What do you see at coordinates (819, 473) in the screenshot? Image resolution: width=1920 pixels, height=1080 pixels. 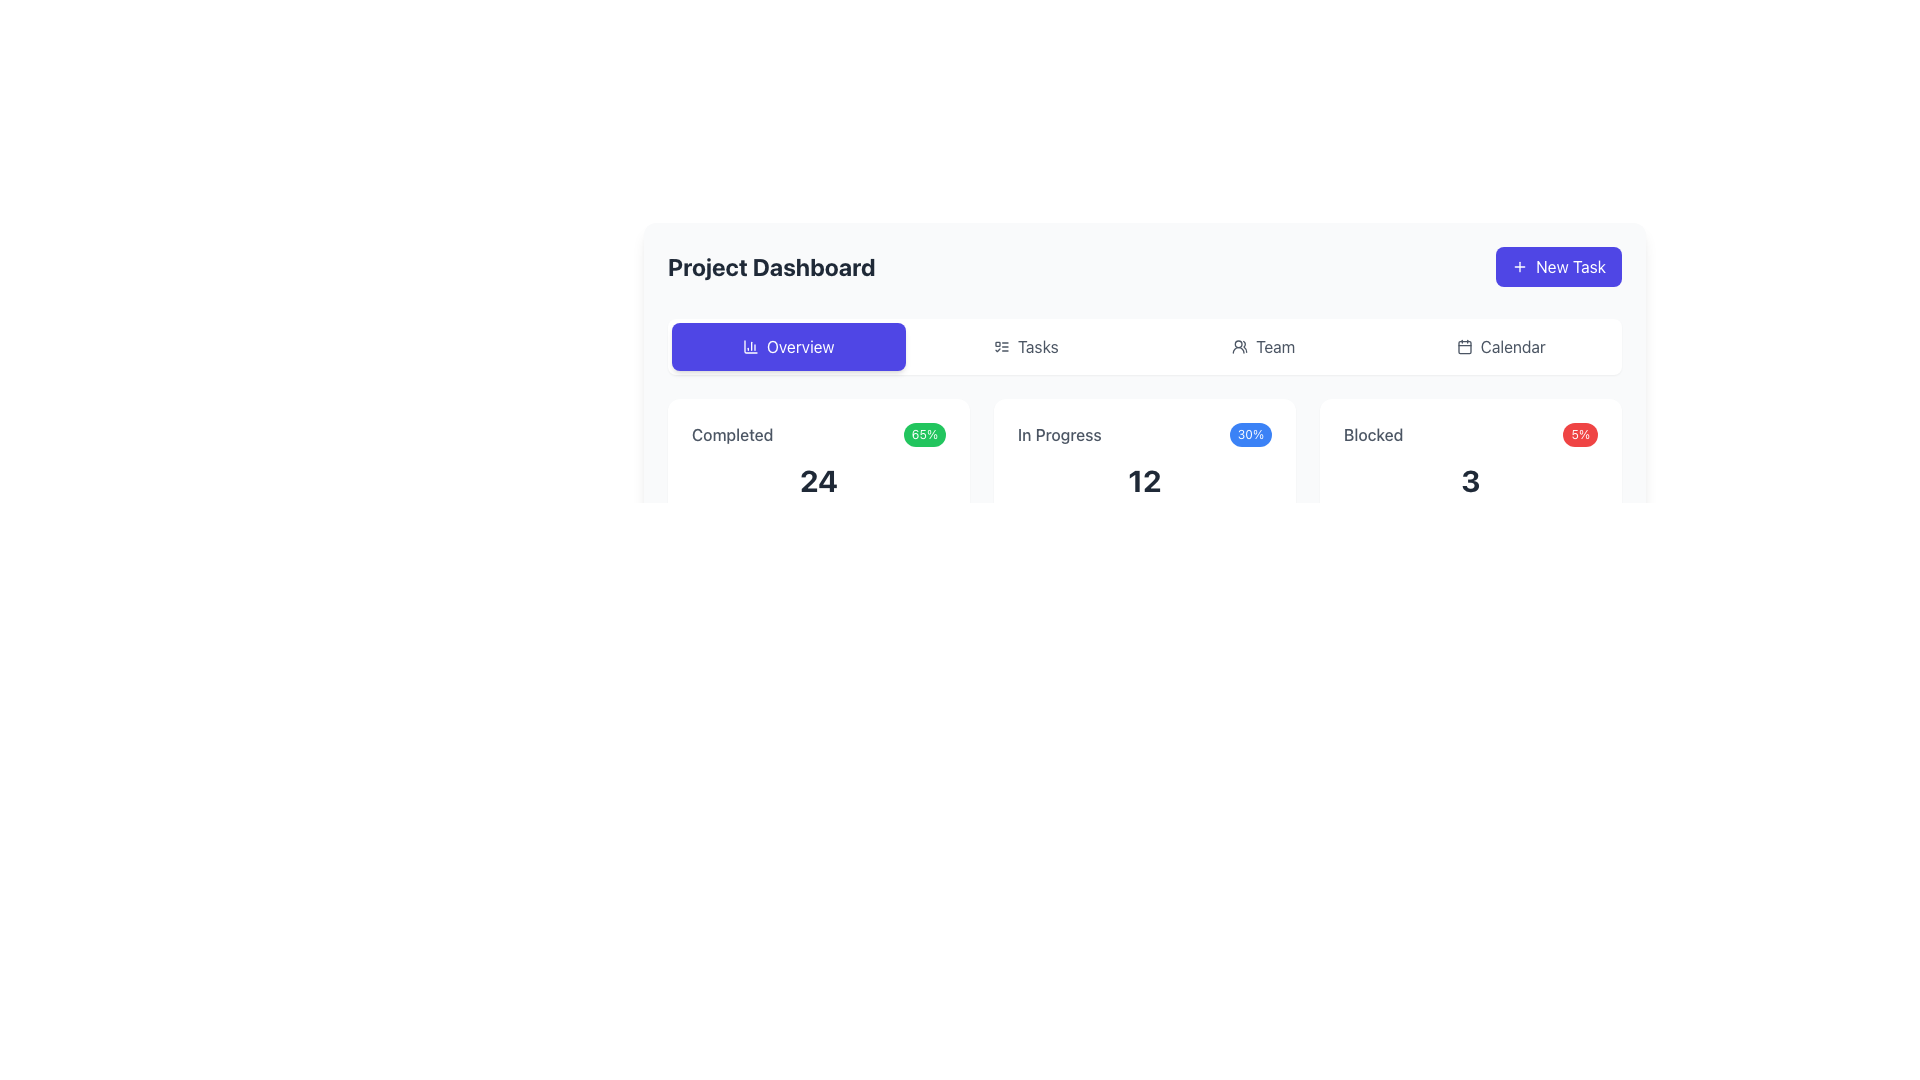 I see `the Panel displaying metrics, which shows a summary of completed tasks including percentage and total count` at bounding box center [819, 473].